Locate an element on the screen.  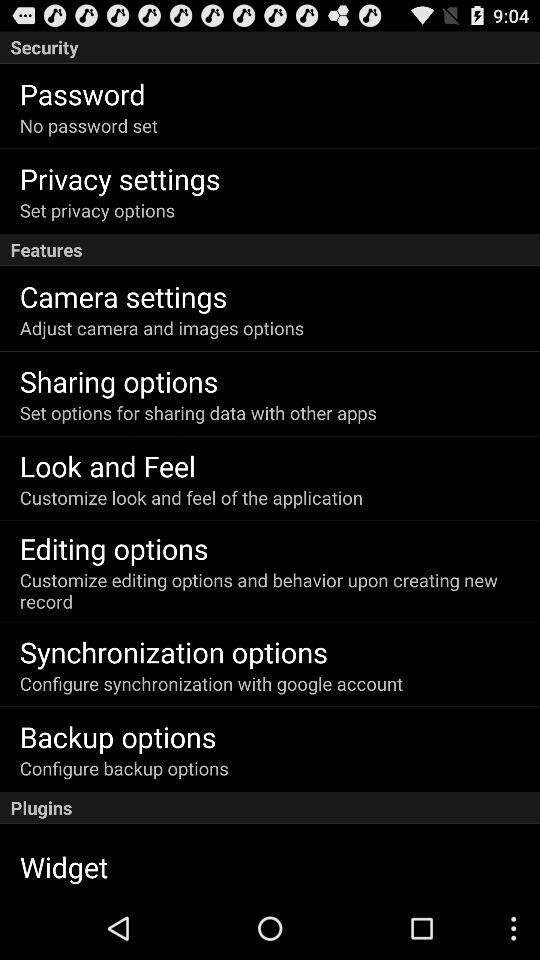
the icon above camera settings is located at coordinates (270, 249).